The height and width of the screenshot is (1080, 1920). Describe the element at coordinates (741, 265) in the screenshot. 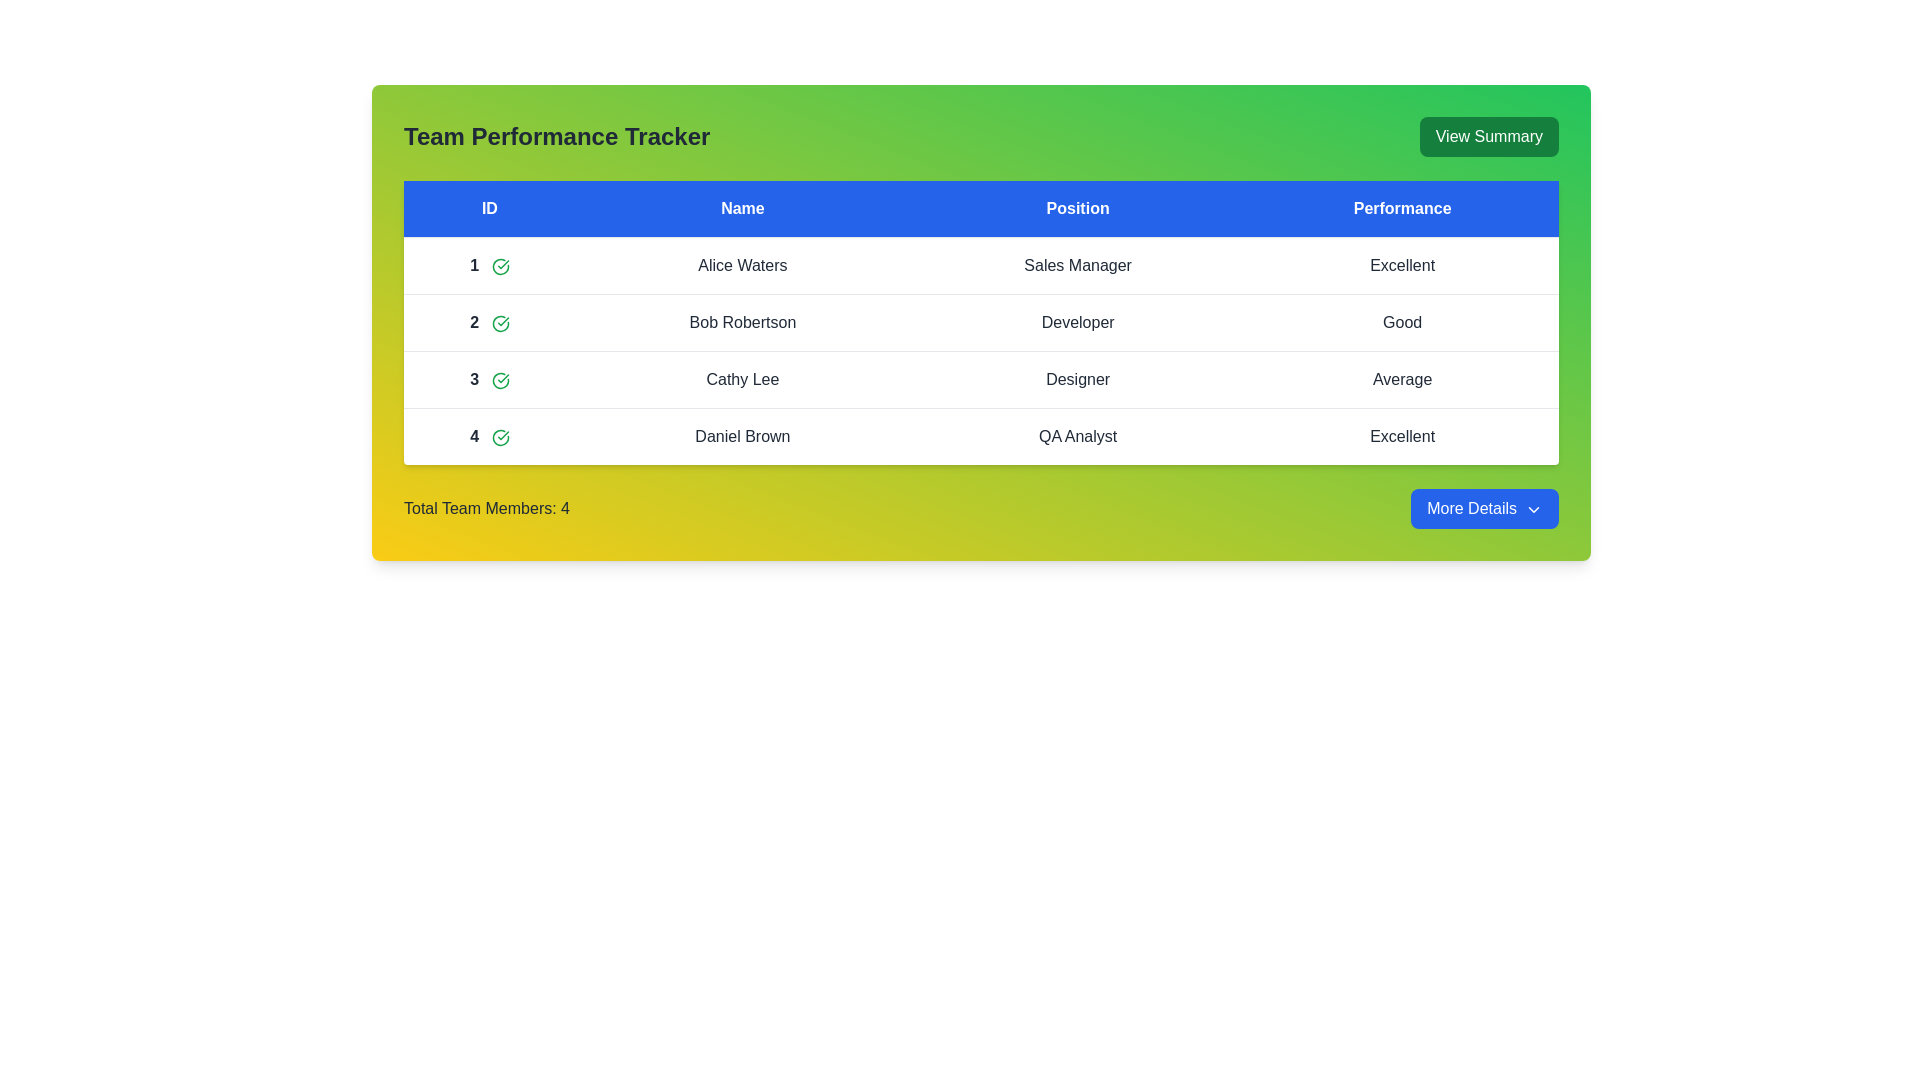

I see `the row corresponding to employee Alice Waters to inspect their details` at that location.